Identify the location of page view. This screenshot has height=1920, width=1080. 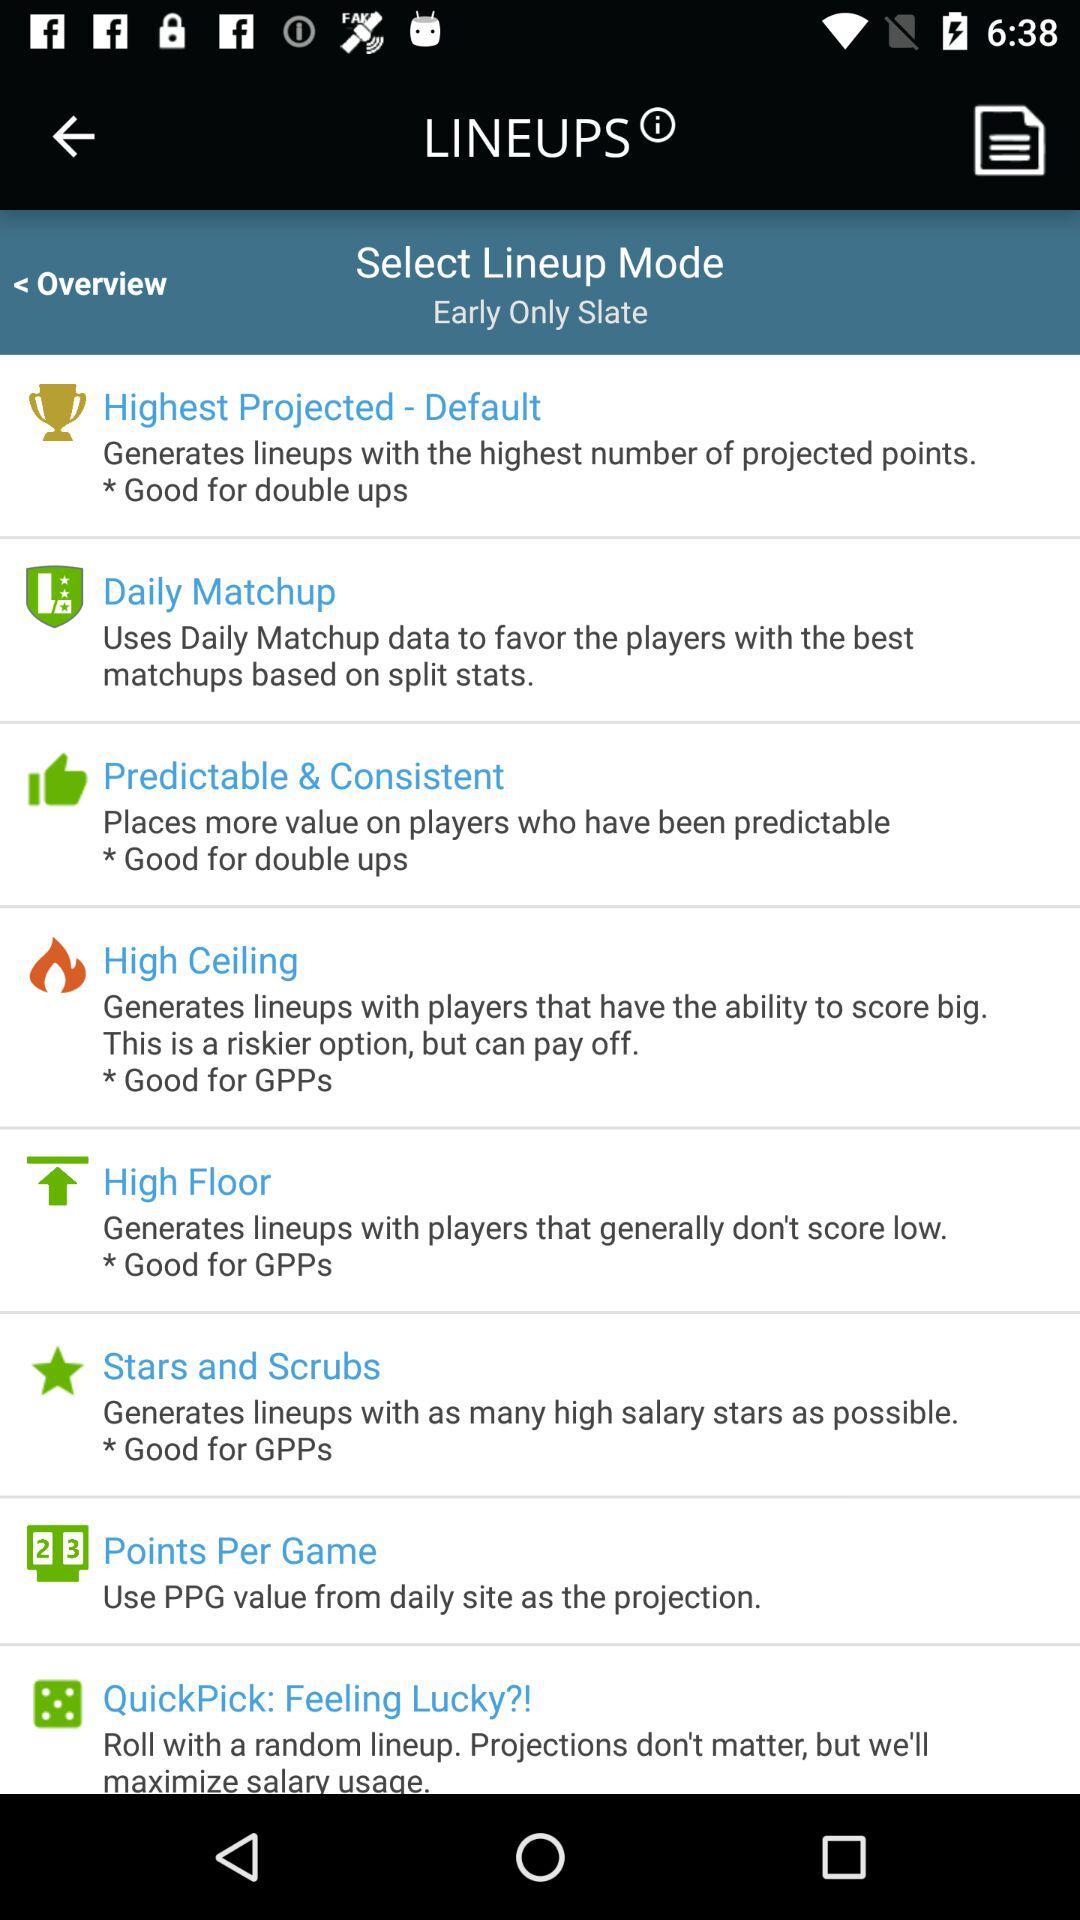
(1017, 135).